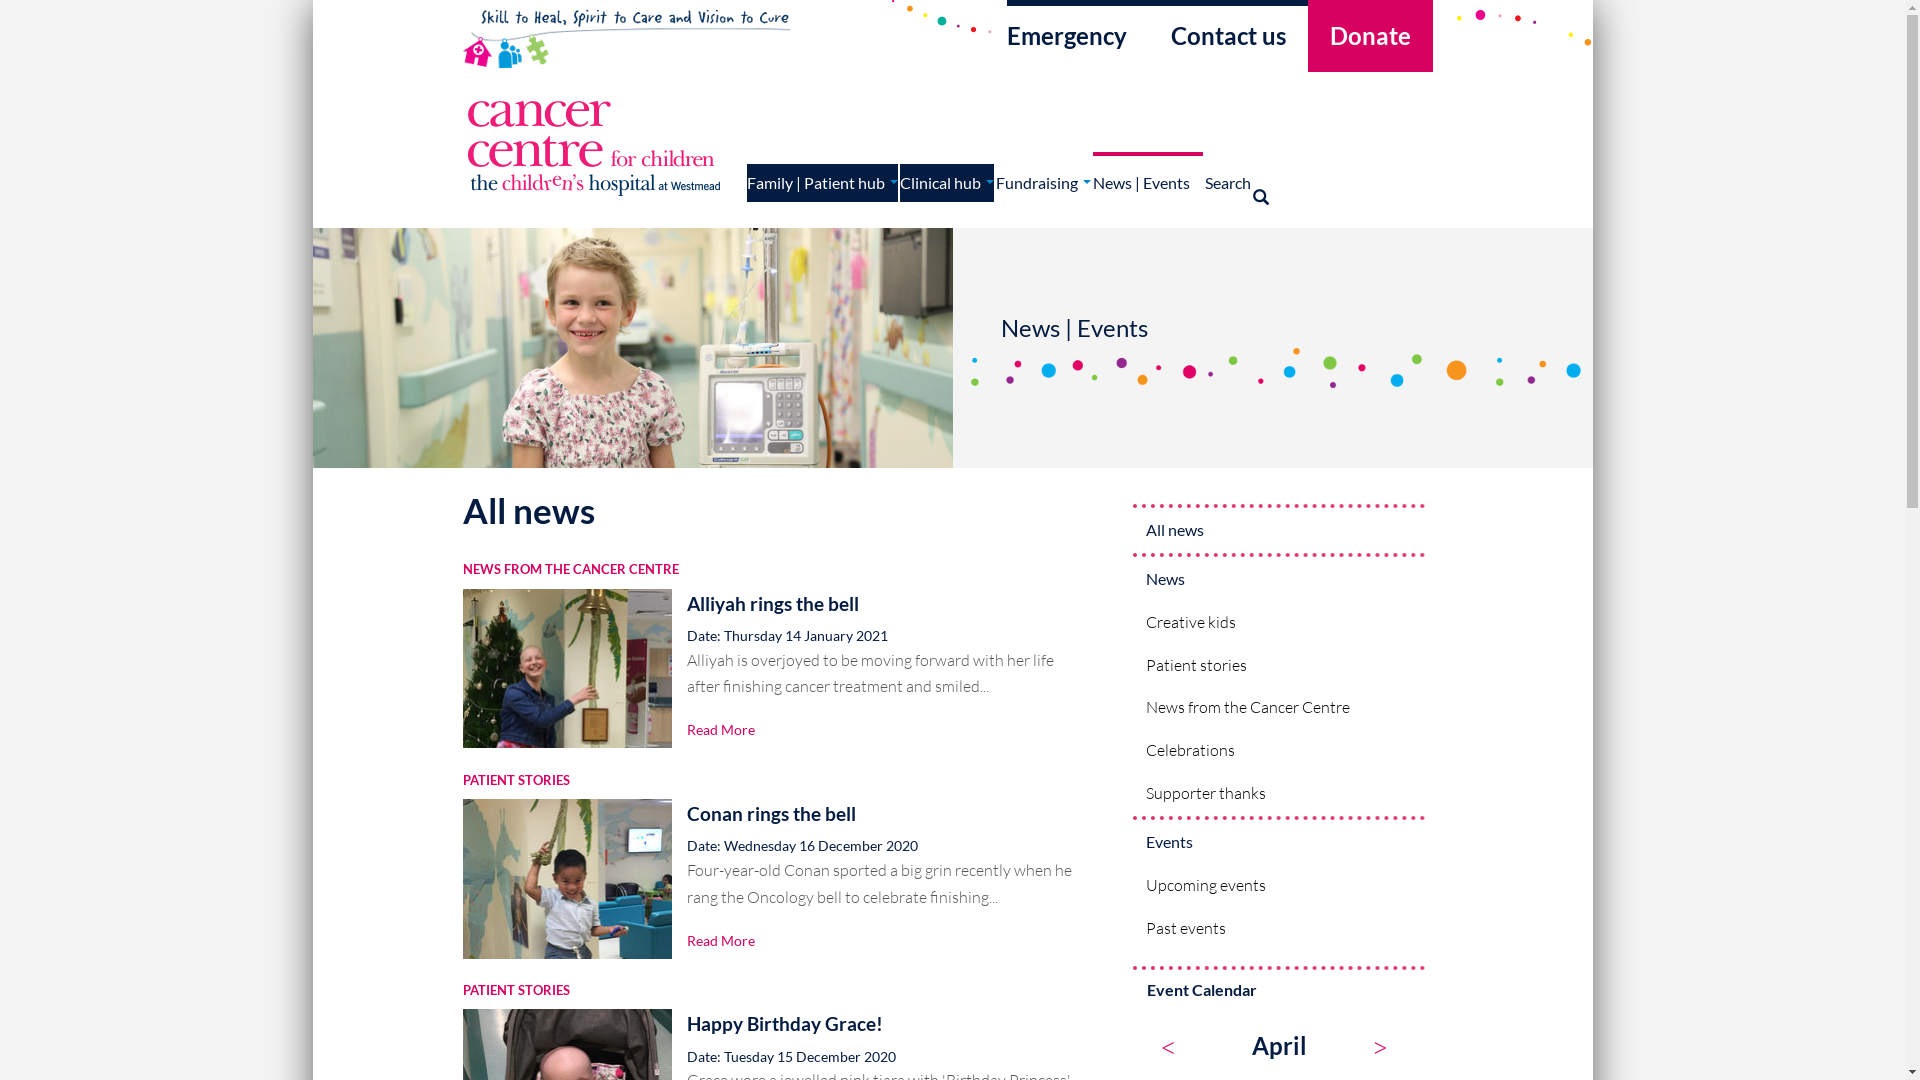 The image size is (1920, 1080). Describe the element at coordinates (1278, 792) in the screenshot. I see `'Supporter thanks'` at that location.